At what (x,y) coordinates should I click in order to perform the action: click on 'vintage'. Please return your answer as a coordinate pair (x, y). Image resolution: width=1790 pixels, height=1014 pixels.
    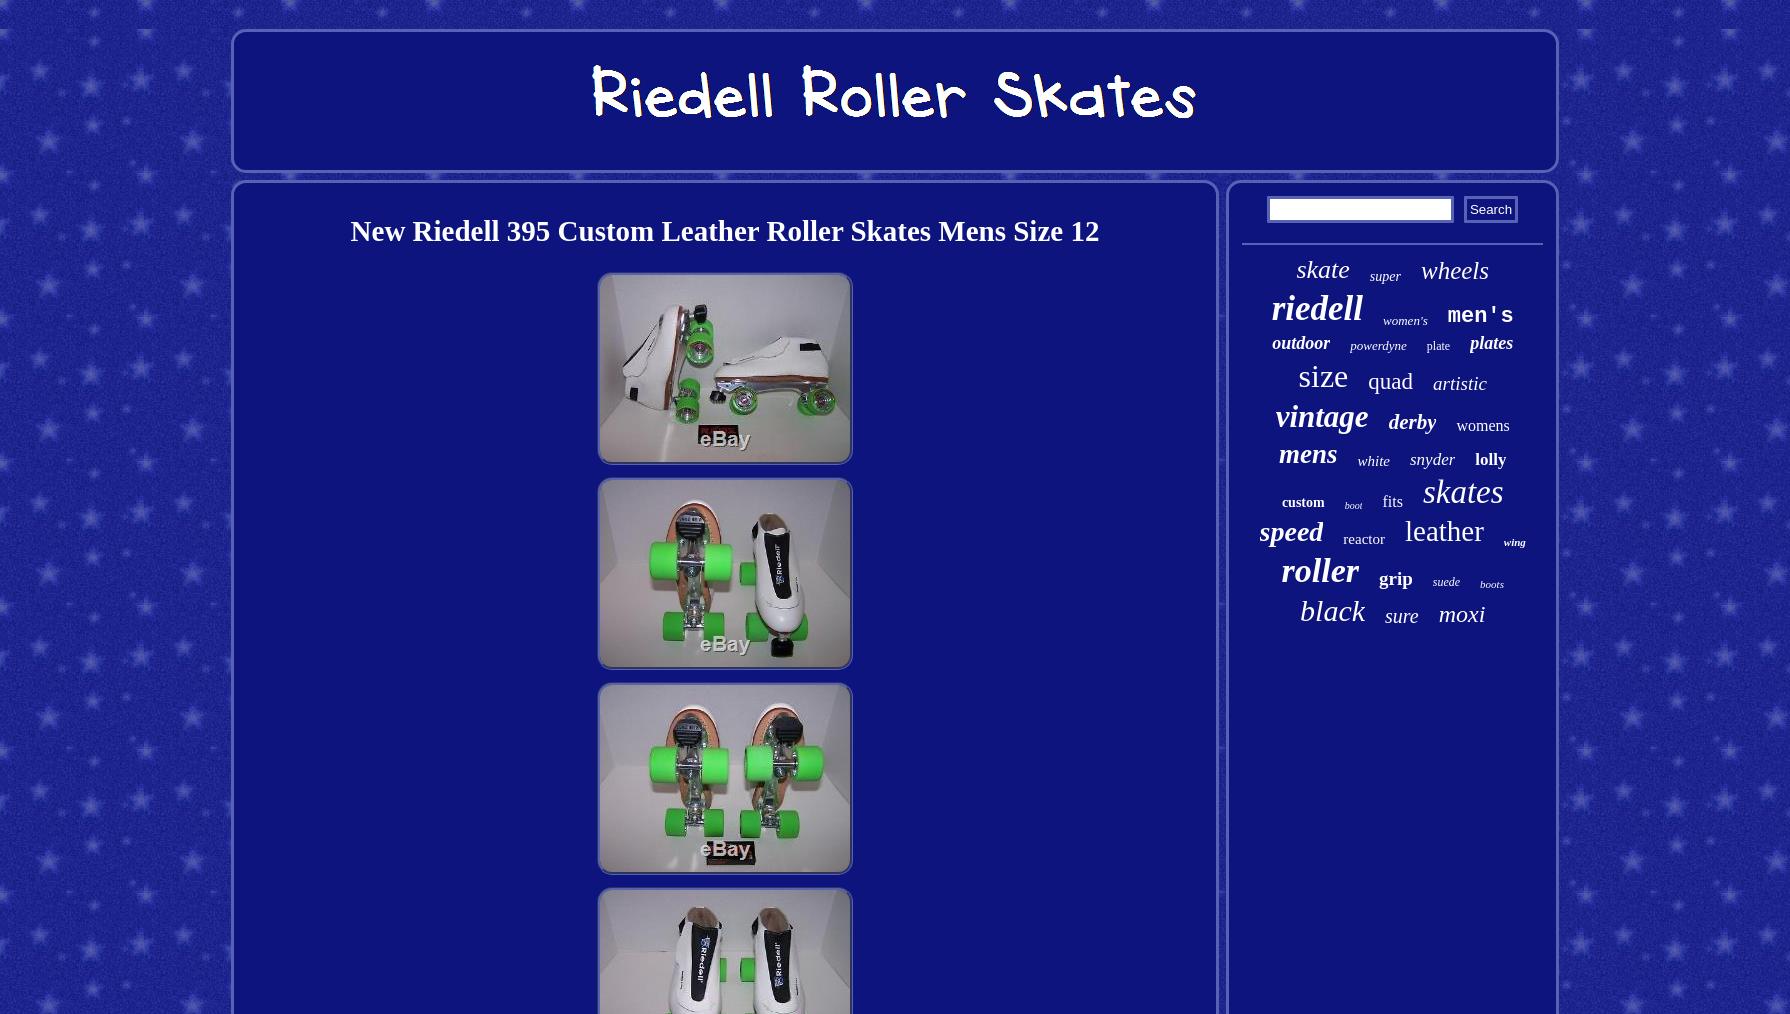
    Looking at the image, I should click on (1321, 415).